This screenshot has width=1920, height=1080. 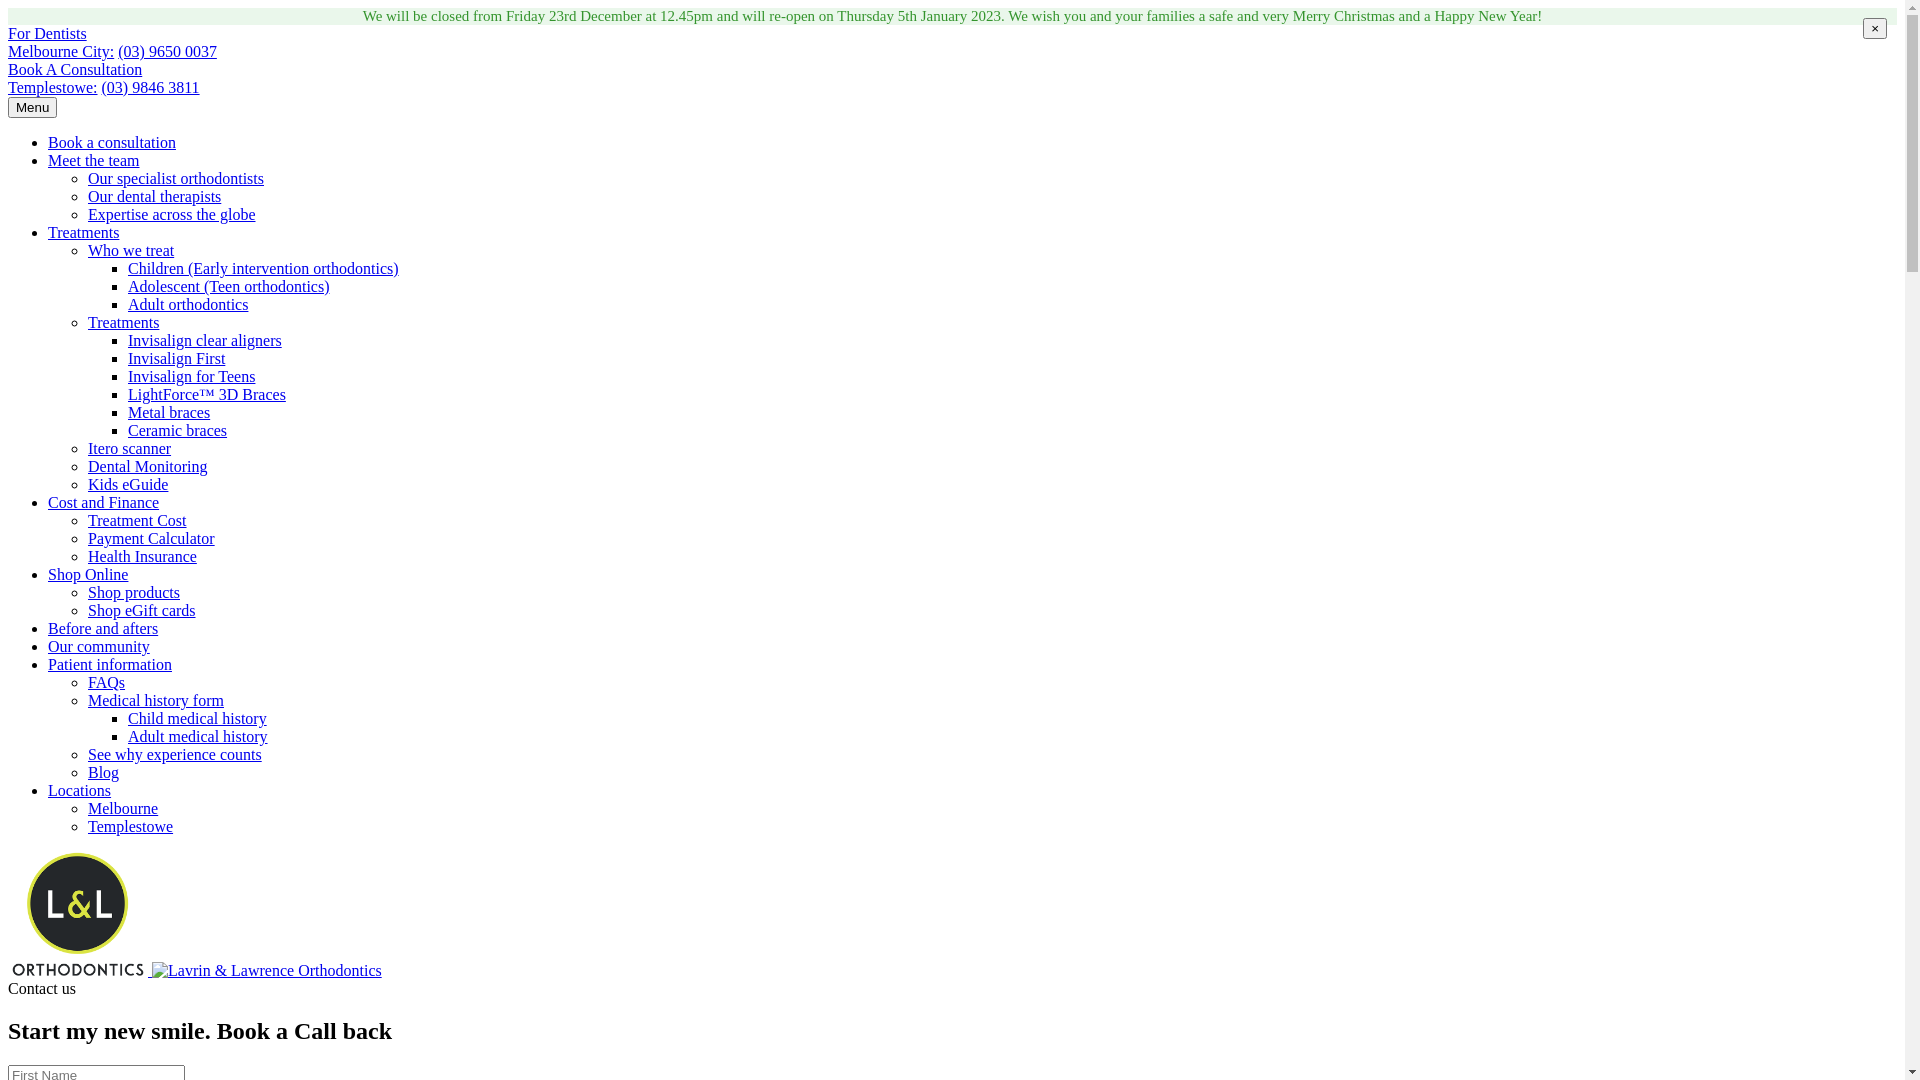 I want to click on 'Our specialist orthodontists', so click(x=176, y=177).